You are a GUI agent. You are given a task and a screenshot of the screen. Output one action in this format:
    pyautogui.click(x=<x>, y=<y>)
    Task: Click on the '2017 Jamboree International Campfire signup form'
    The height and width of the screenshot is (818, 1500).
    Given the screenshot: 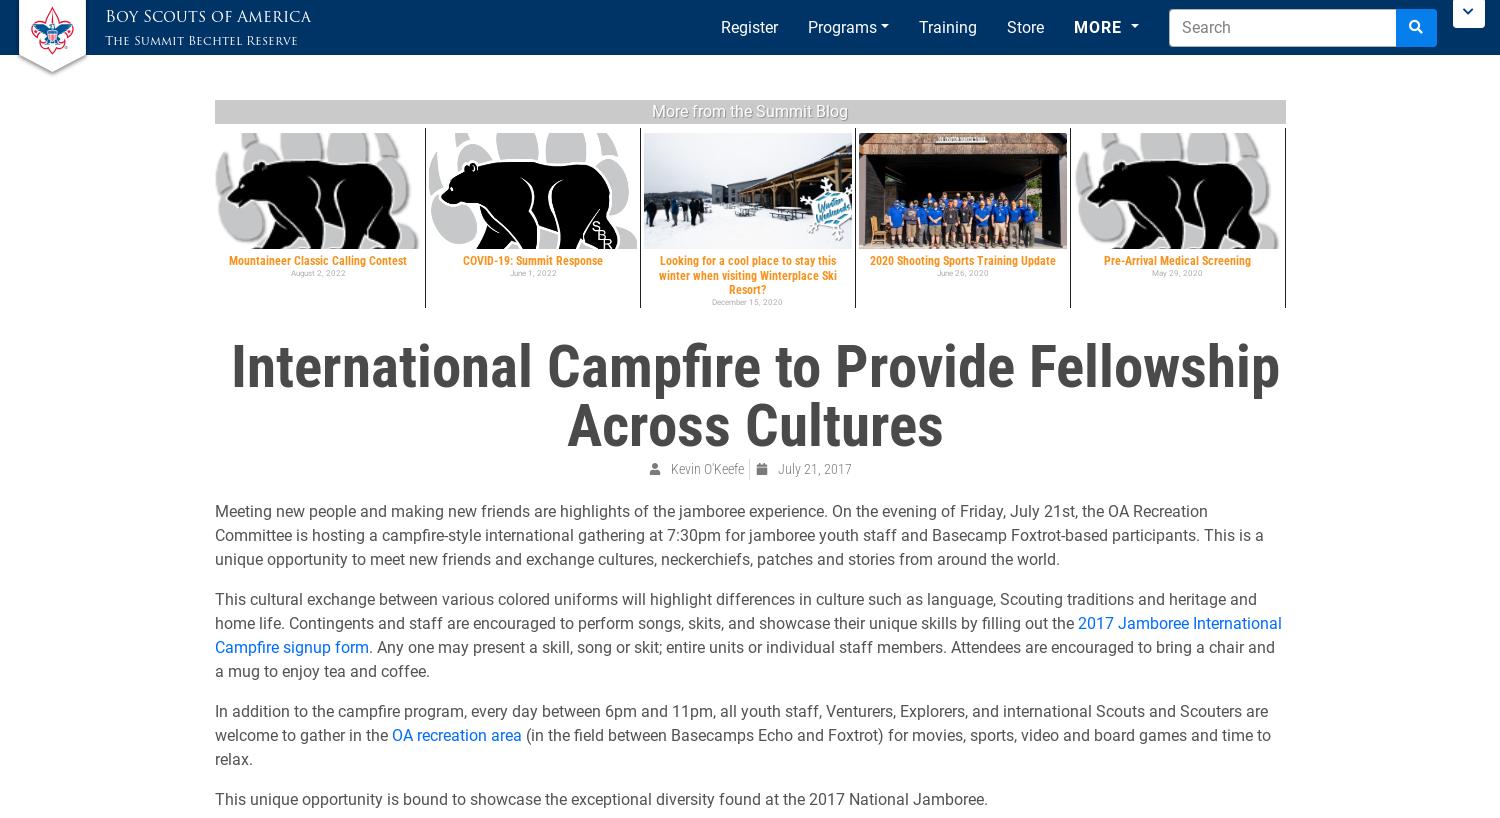 What is the action you would take?
    pyautogui.click(x=746, y=634)
    